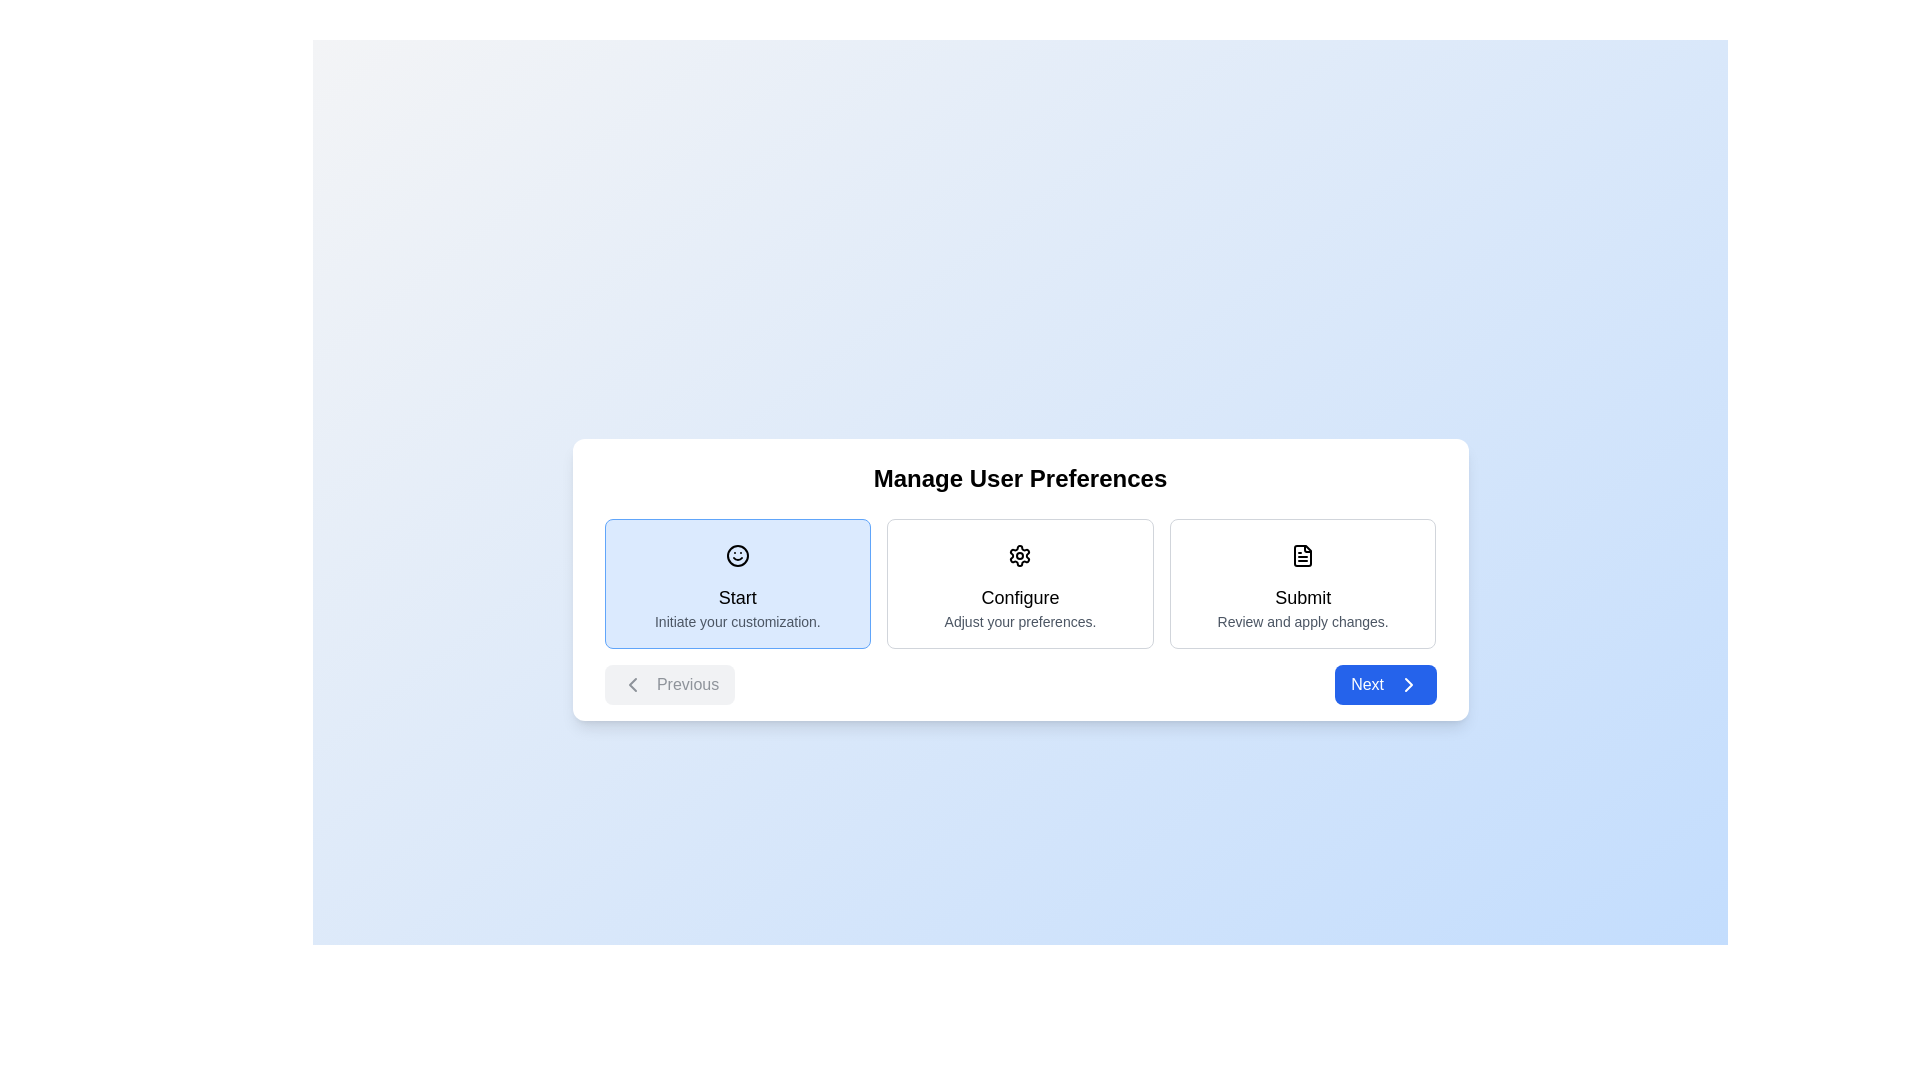 The width and height of the screenshot is (1920, 1080). What do you see at coordinates (1384, 683) in the screenshot?
I see `the 'Next' button to advance to the next step` at bounding box center [1384, 683].